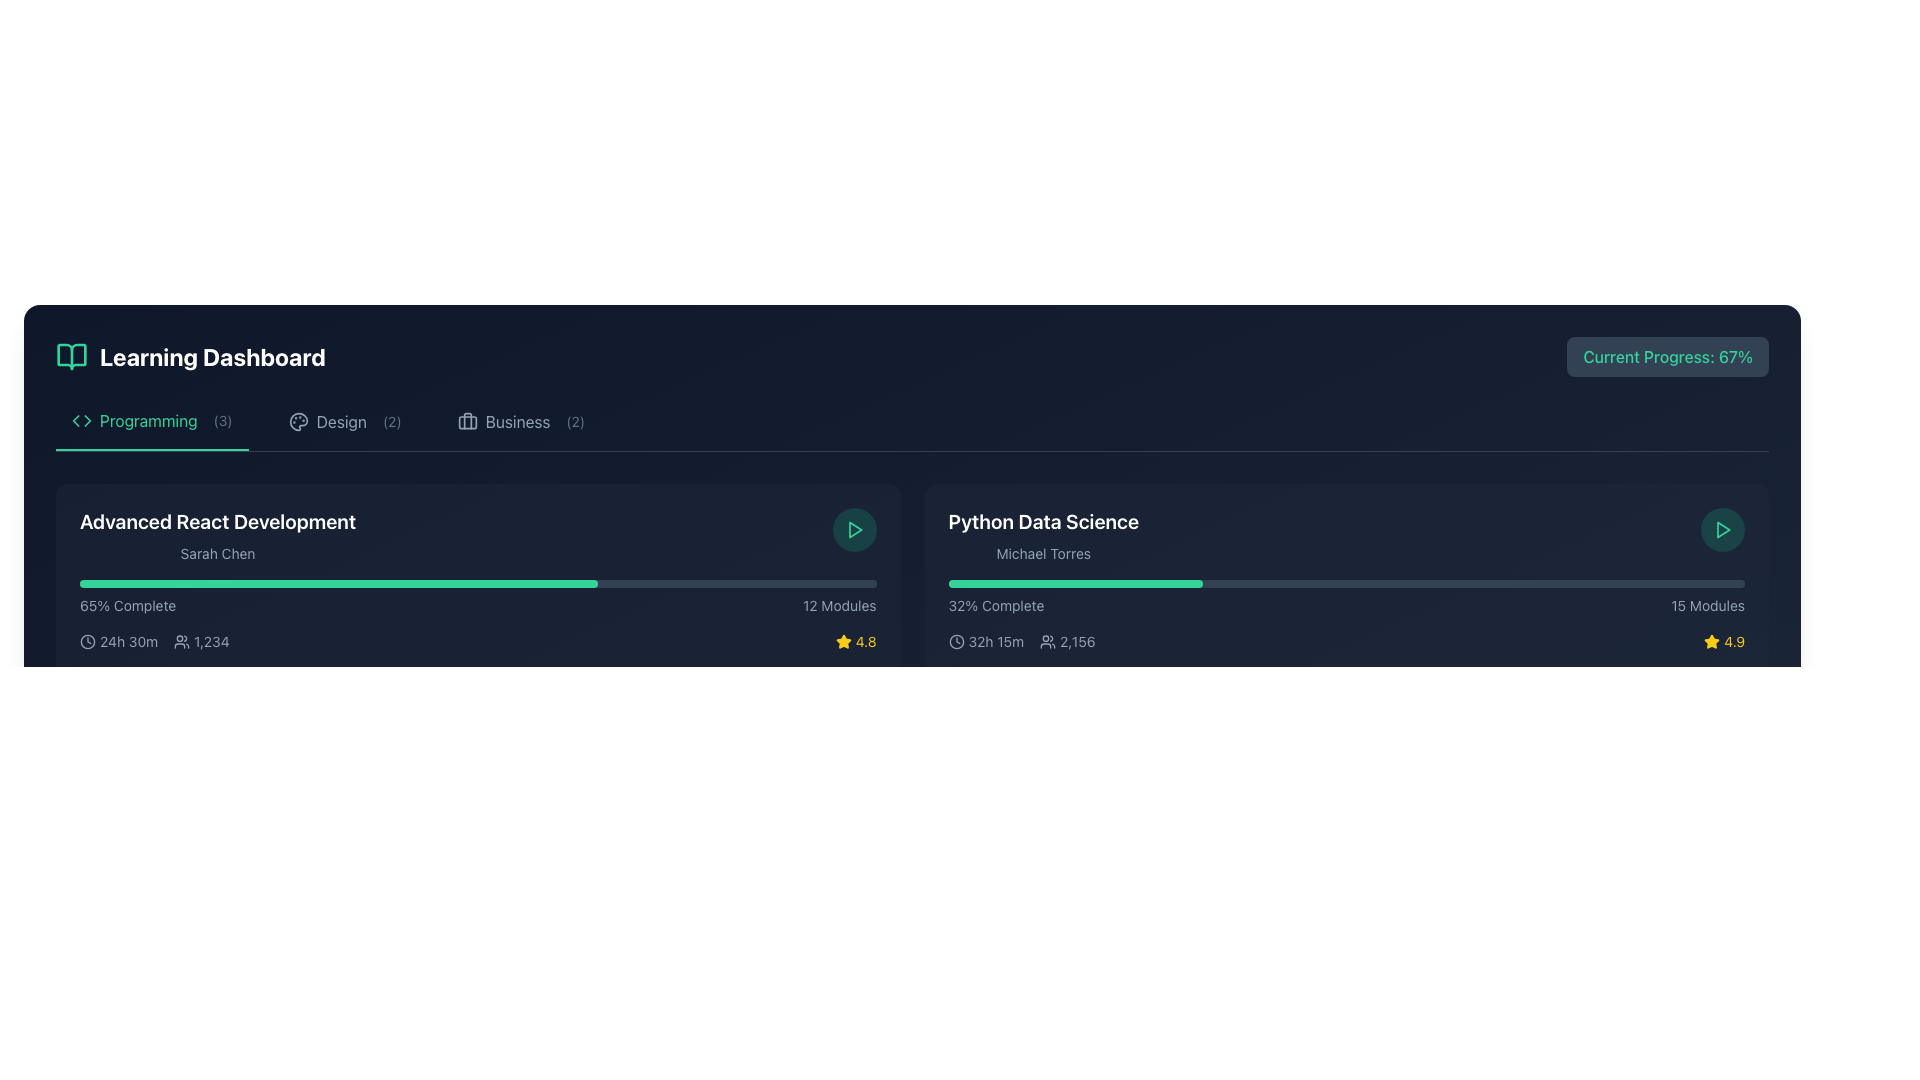  I want to click on the text label that serves as the heading and subheading for the 'Python Data Science' course, positioned at the top section of the card, right of the 'Advanced React Development' card, so click(1042, 535).